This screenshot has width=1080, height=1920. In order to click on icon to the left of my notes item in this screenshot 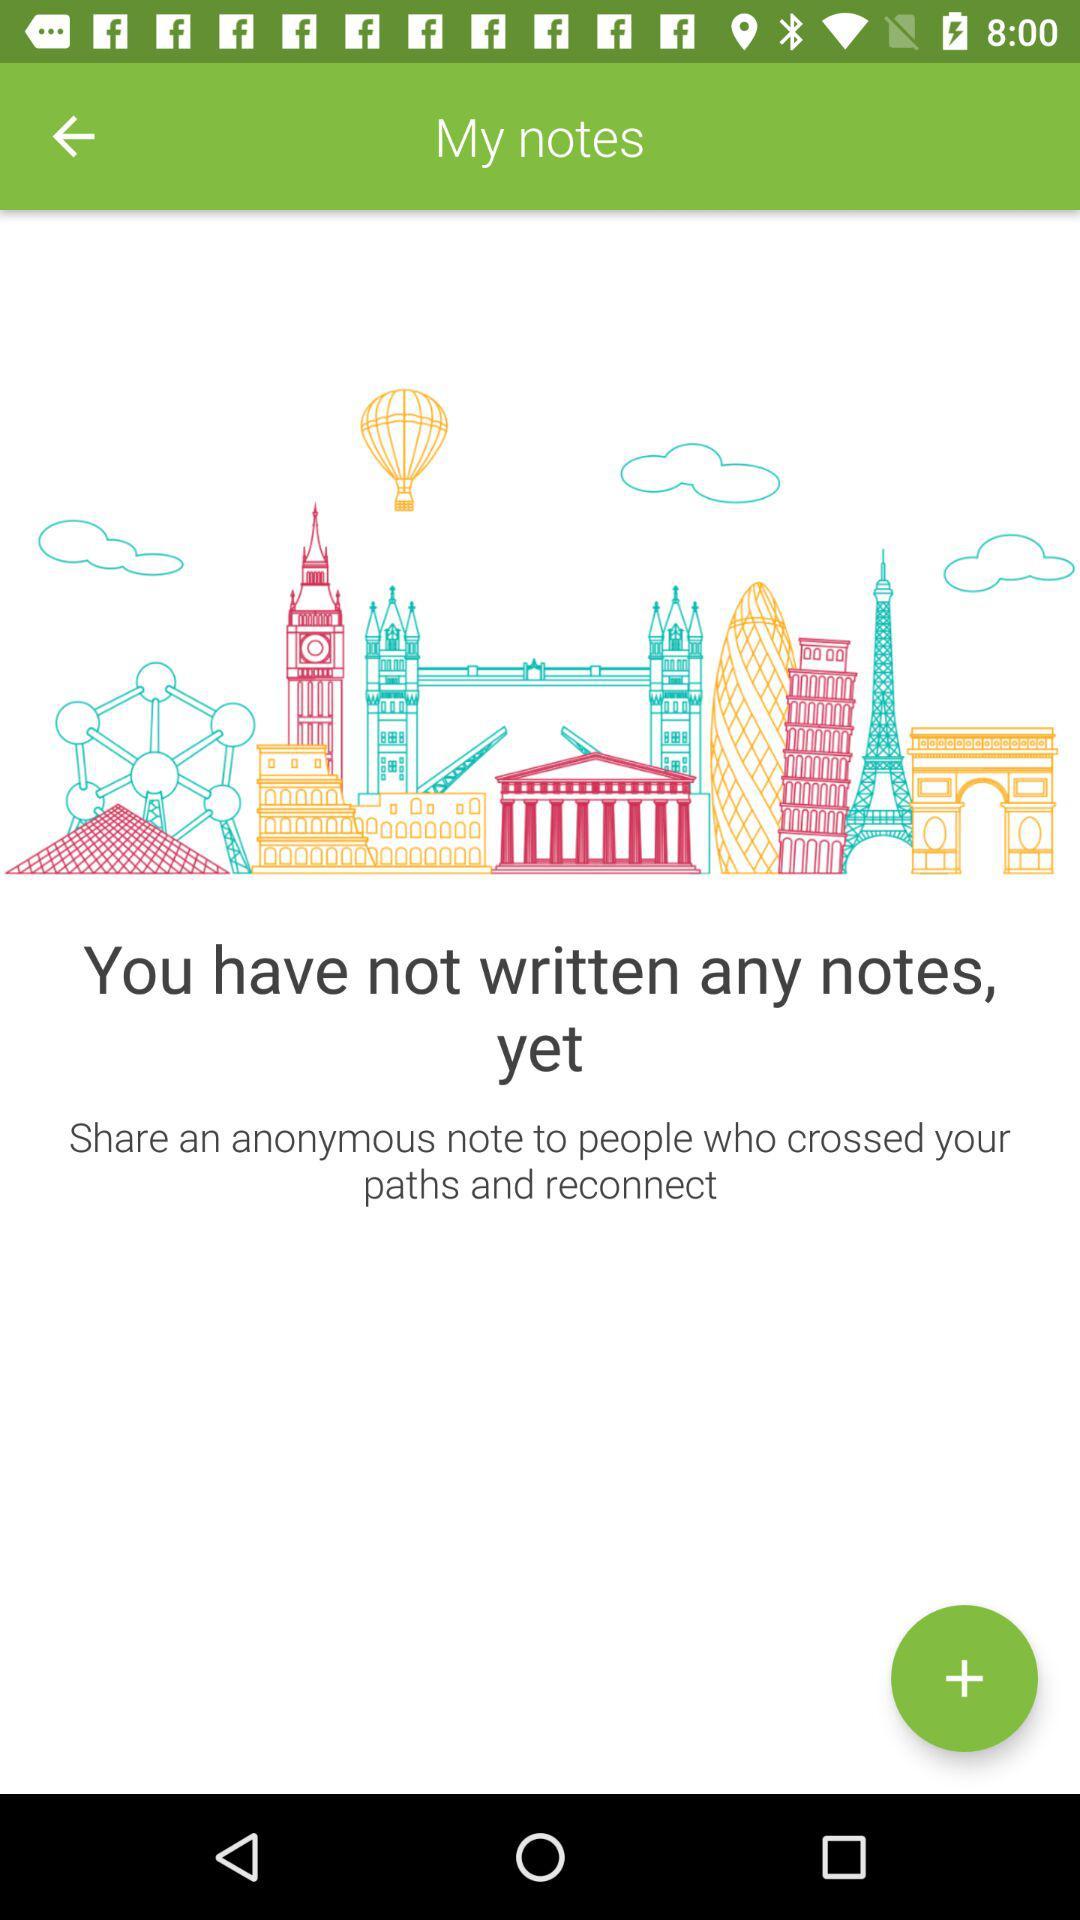, I will do `click(72, 135)`.